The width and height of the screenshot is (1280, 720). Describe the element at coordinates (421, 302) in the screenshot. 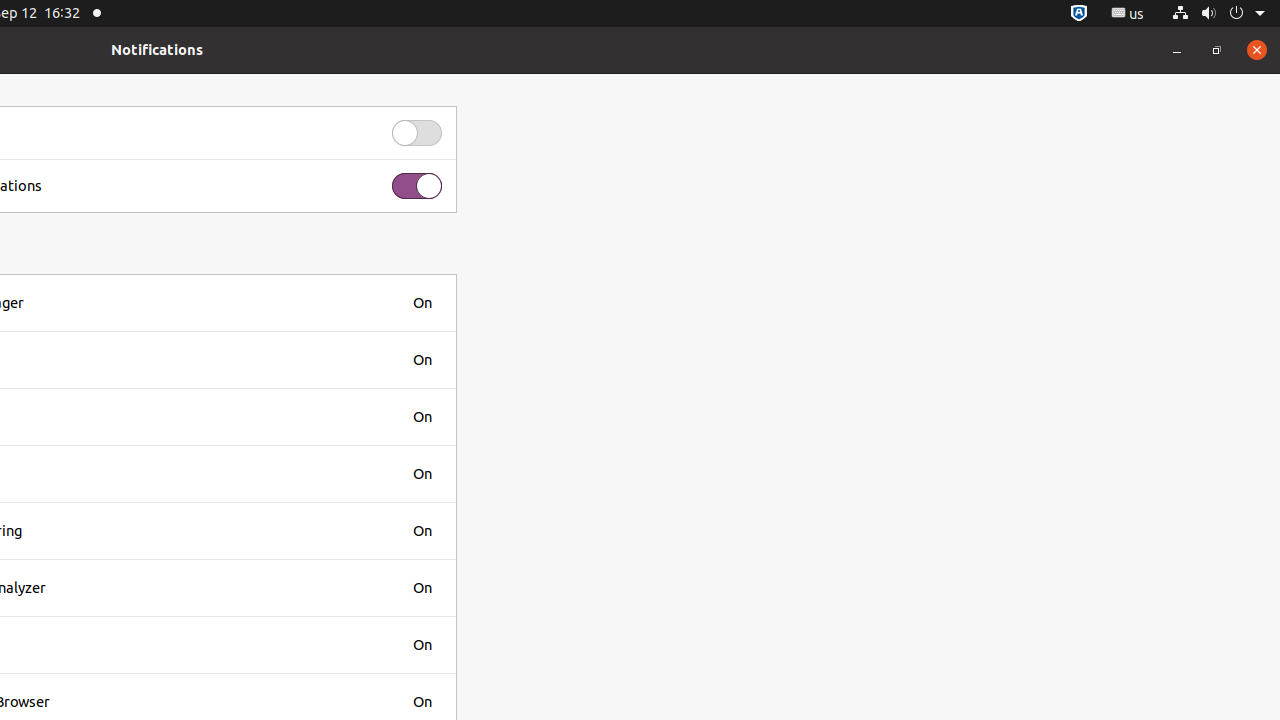

I see `'On'` at that location.